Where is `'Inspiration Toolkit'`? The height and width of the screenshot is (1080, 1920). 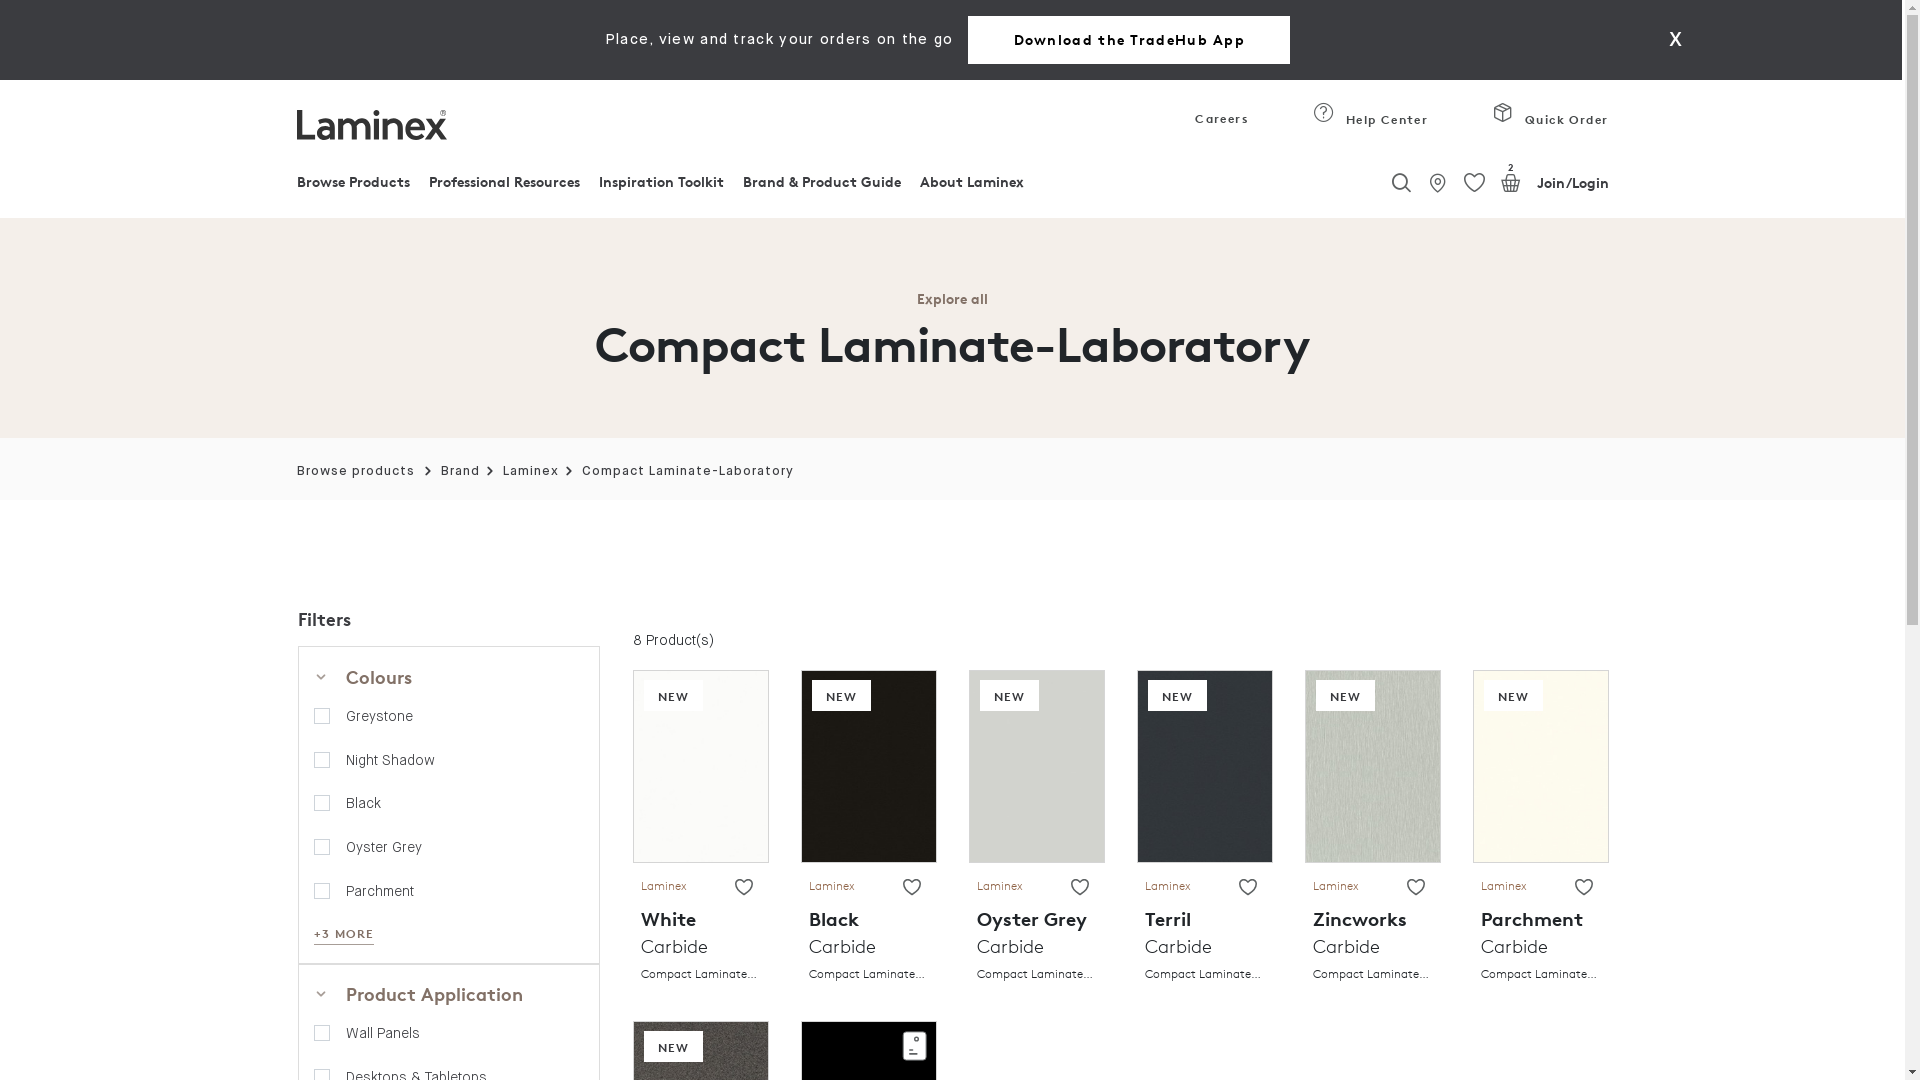 'Inspiration Toolkit' is located at coordinates (661, 186).